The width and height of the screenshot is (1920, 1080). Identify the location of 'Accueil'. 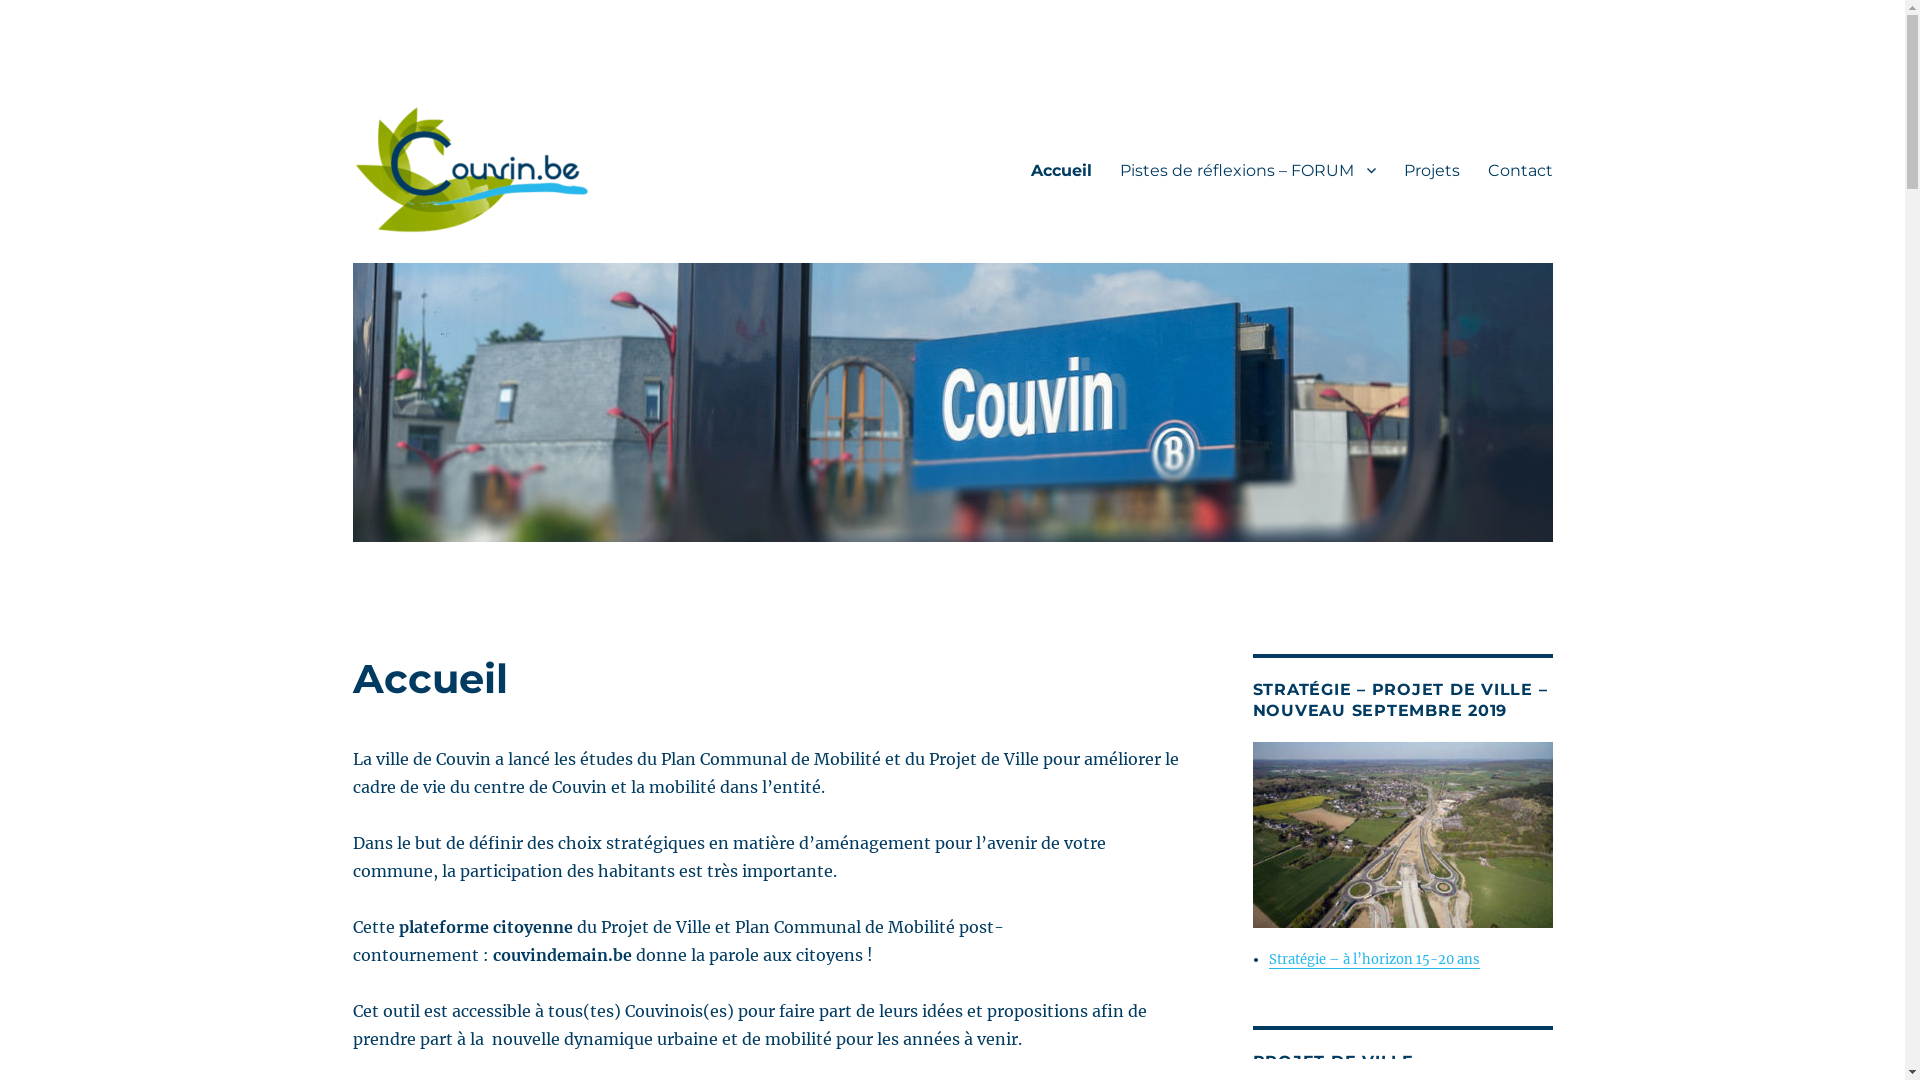
(1016, 168).